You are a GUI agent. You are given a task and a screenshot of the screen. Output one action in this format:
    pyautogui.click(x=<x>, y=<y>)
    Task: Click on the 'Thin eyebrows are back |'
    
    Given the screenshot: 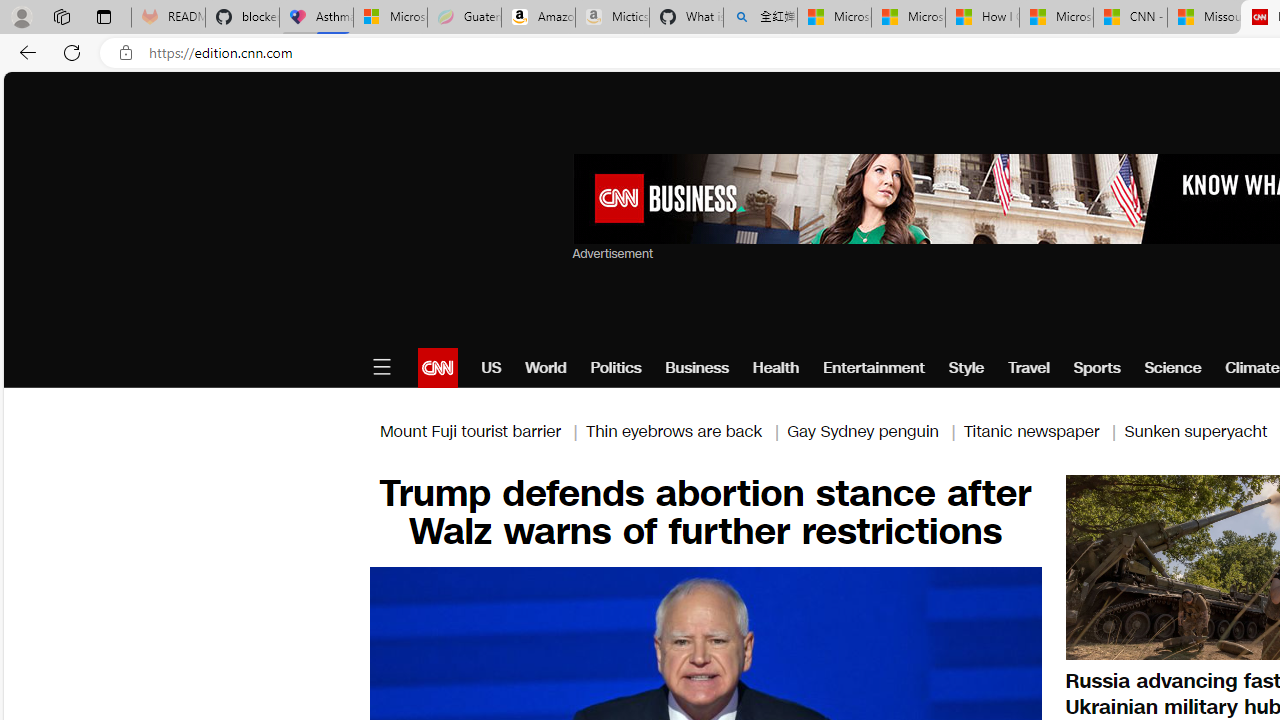 What is the action you would take?
    pyautogui.click(x=686, y=430)
    